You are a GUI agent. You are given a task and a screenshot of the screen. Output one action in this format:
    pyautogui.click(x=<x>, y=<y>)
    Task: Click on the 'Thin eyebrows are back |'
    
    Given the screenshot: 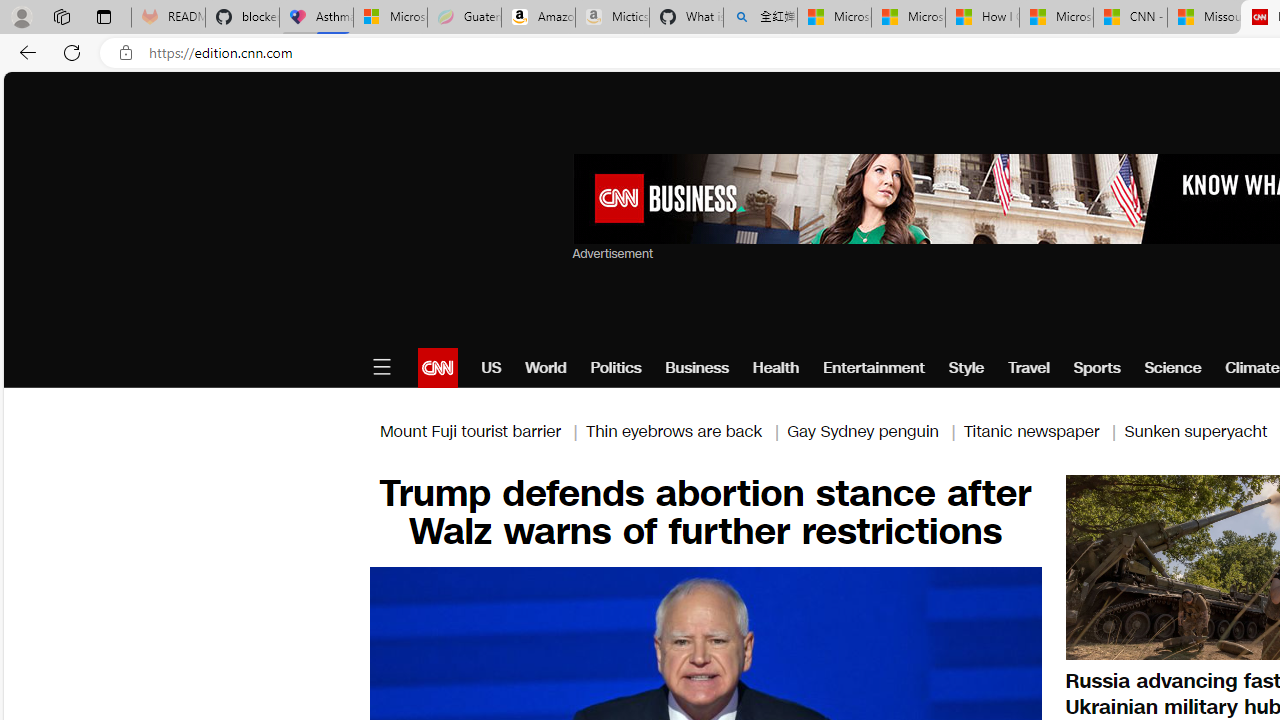 What is the action you would take?
    pyautogui.click(x=686, y=430)
    